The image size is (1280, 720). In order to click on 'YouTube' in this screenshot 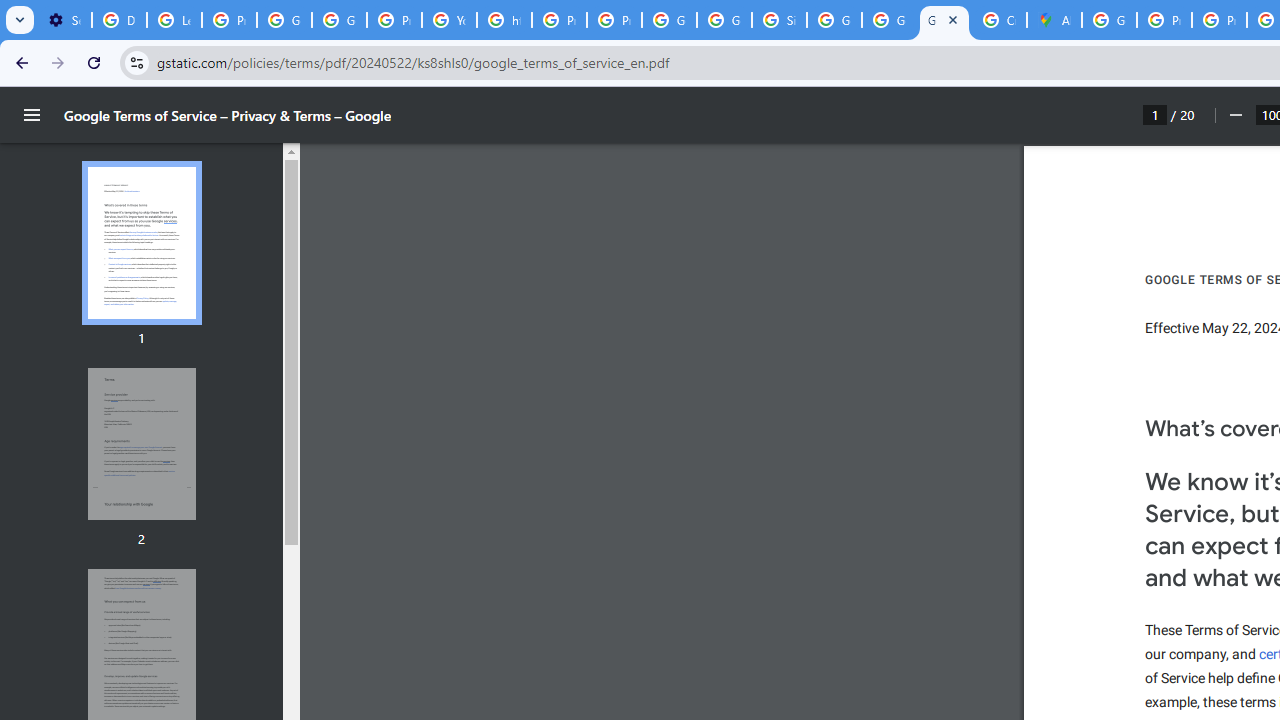, I will do `click(448, 20)`.